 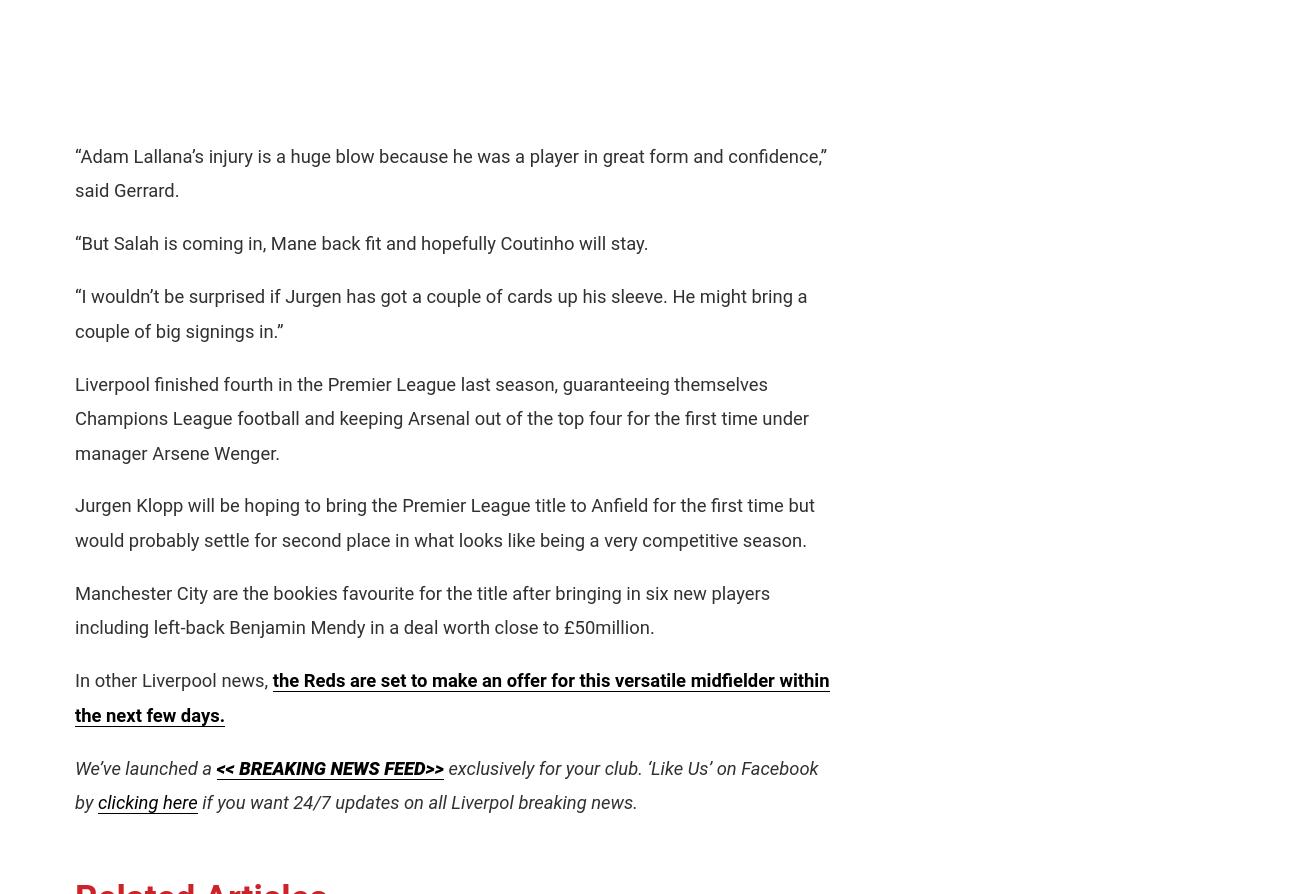 I want to click on '>>', so click(x=433, y=766).